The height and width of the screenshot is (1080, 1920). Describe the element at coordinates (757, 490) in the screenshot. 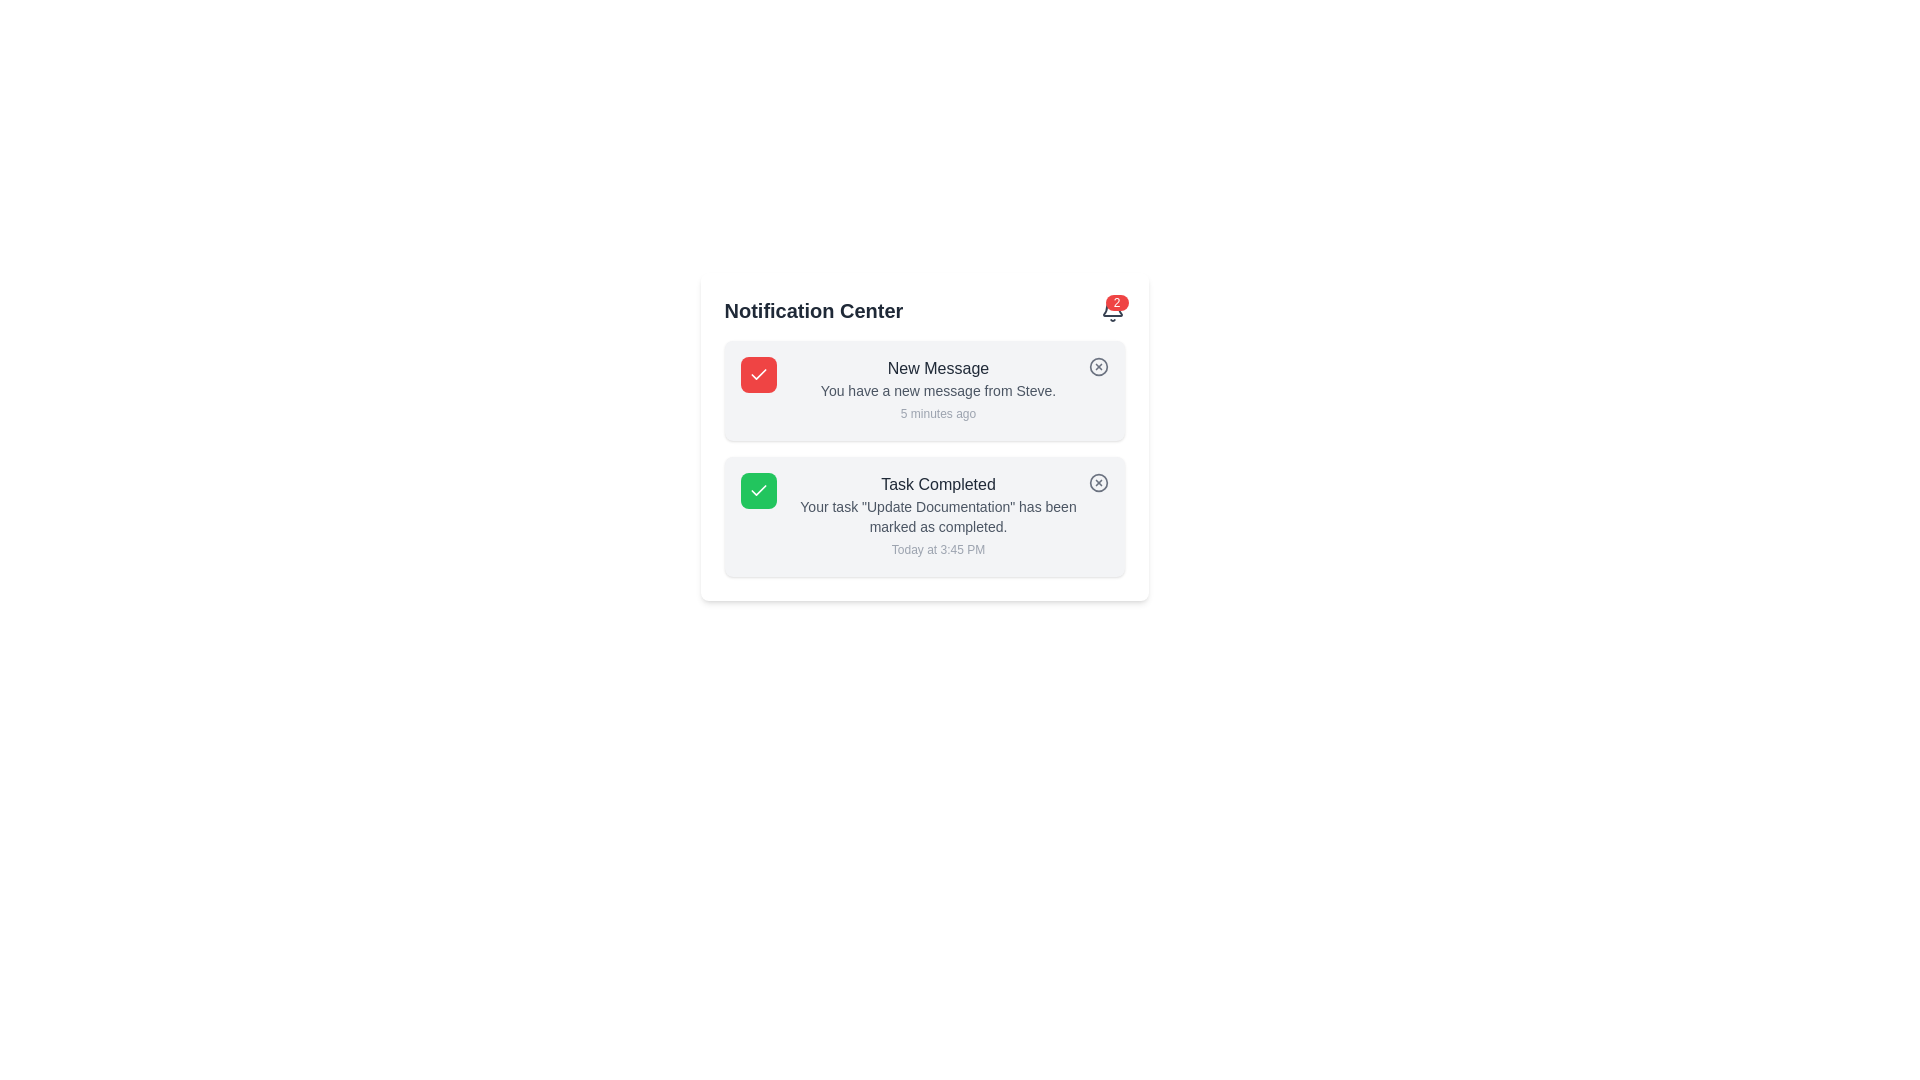

I see `completion icon located inside the 'Task Completed' notification, positioned to the left of the title text and above the descriptive text` at that location.